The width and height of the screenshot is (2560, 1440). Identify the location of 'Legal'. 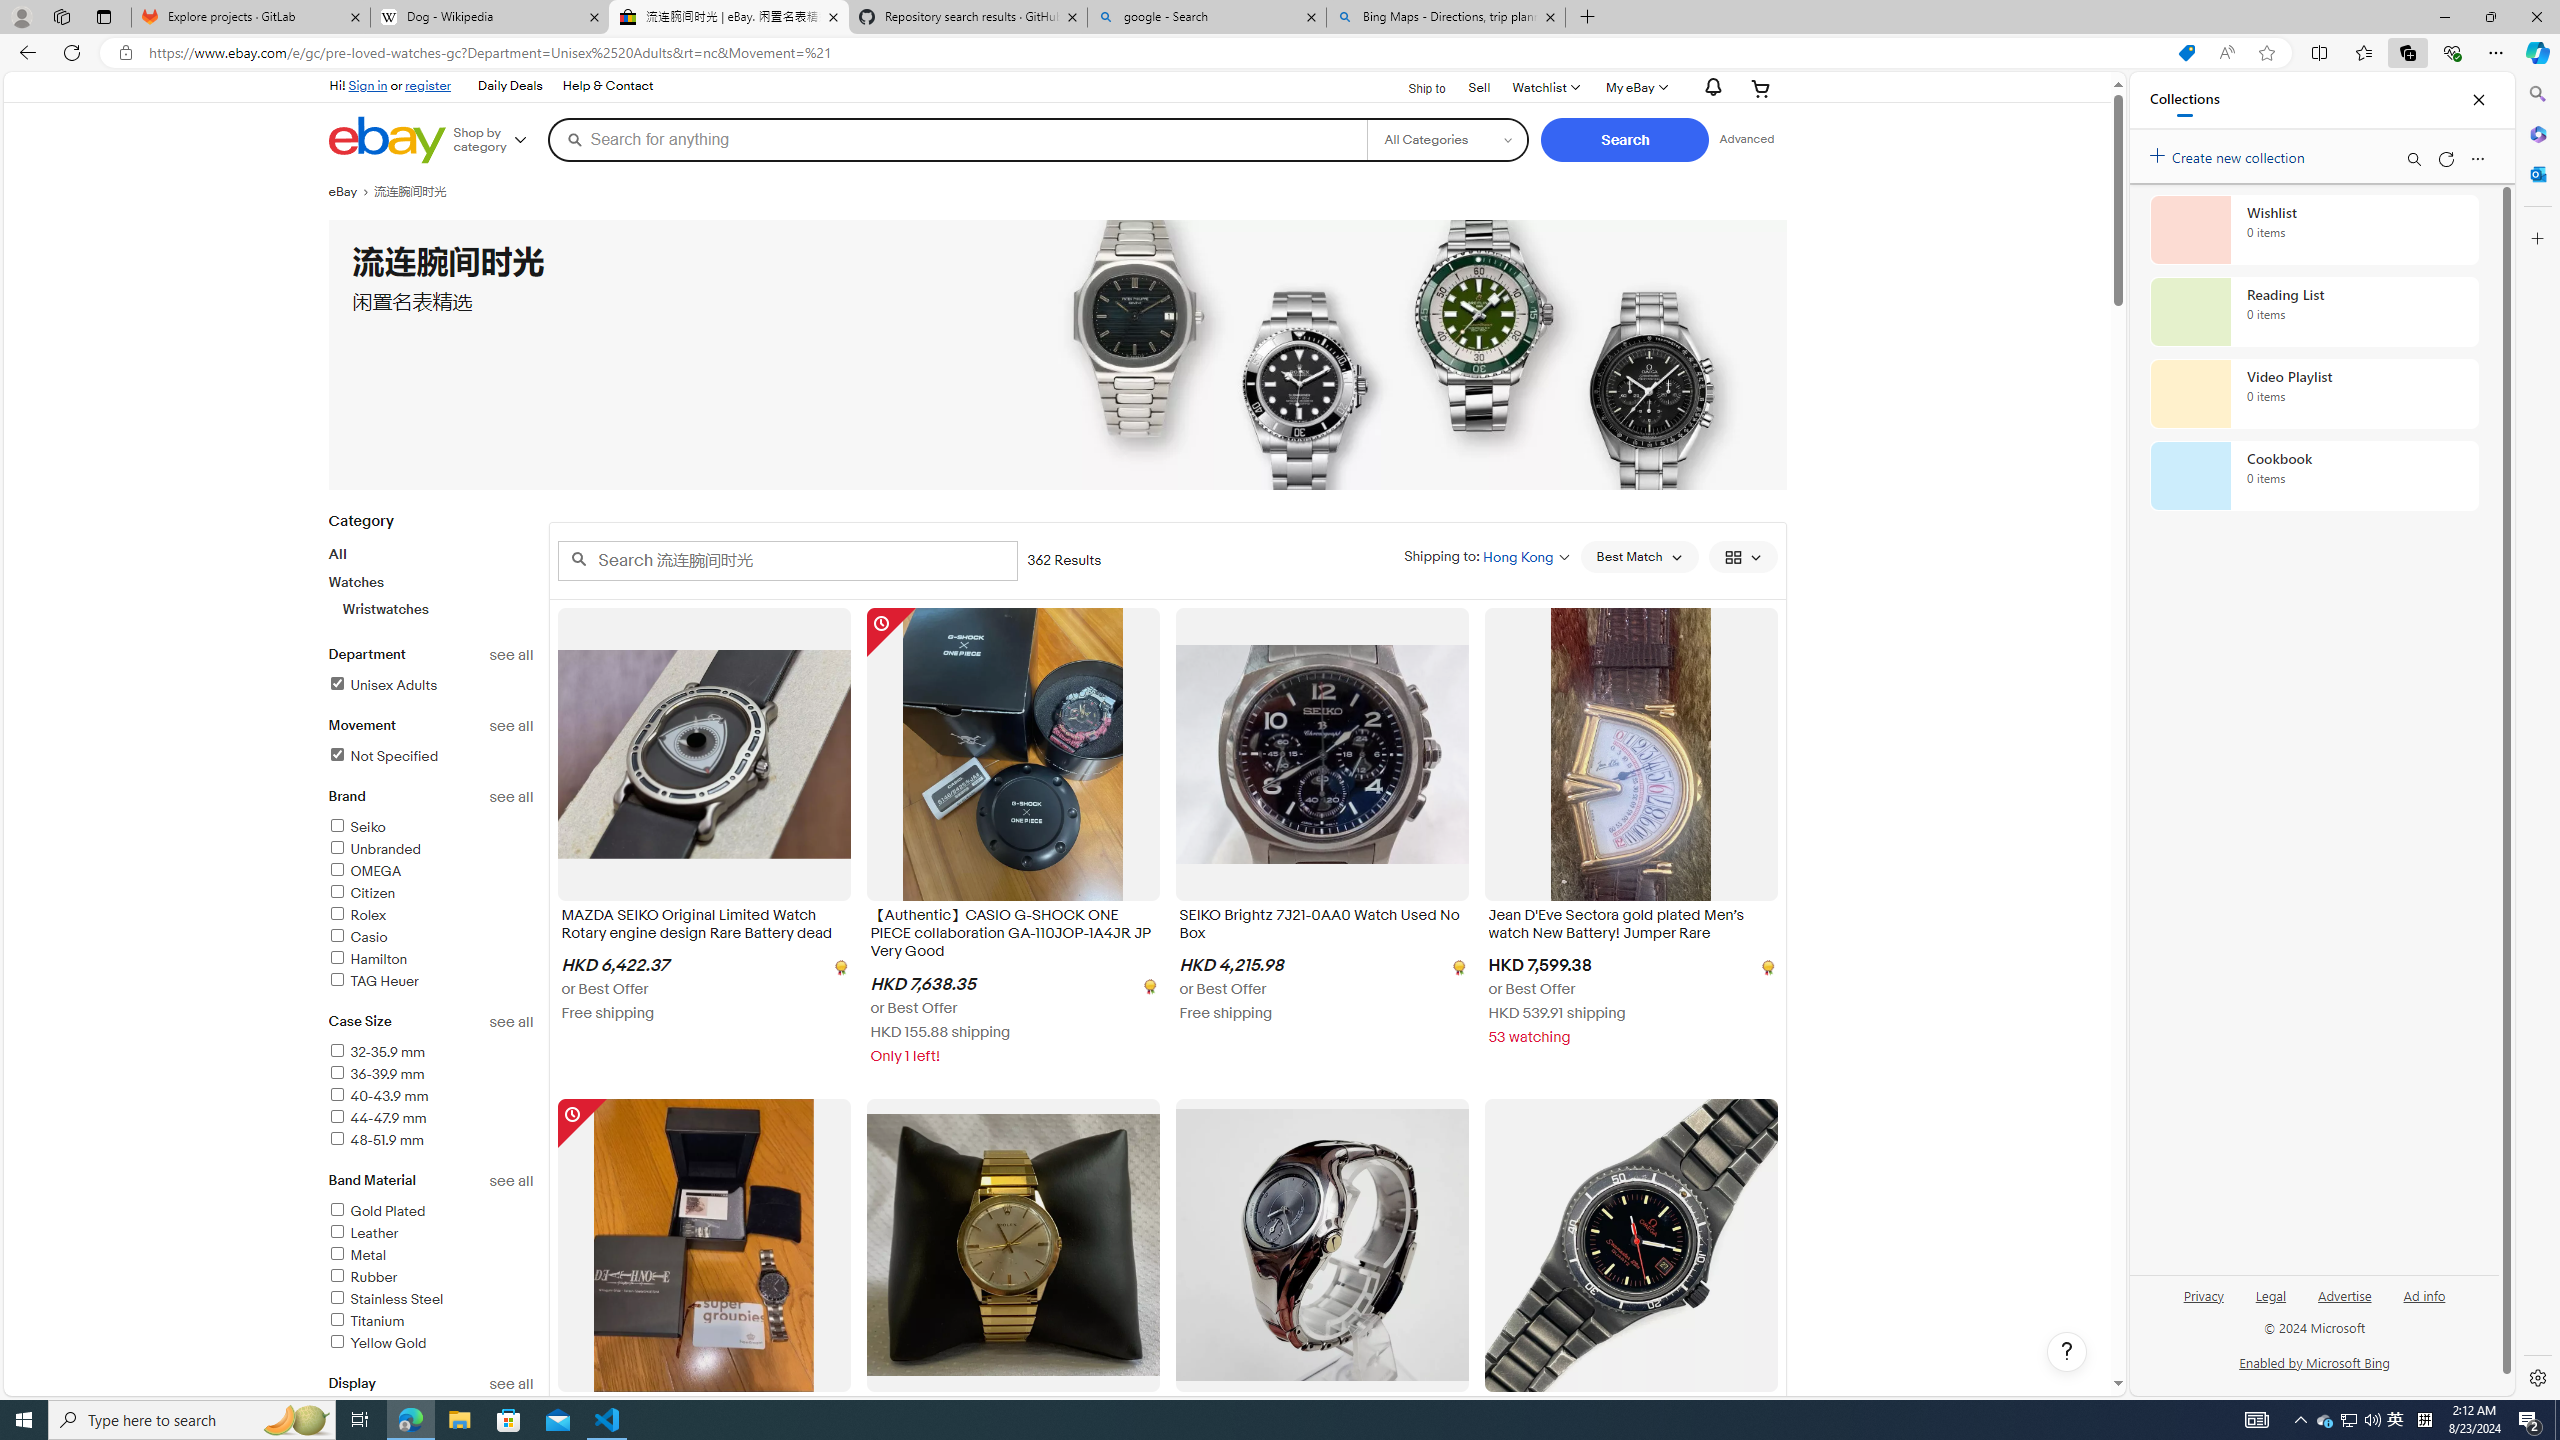
(2270, 1294).